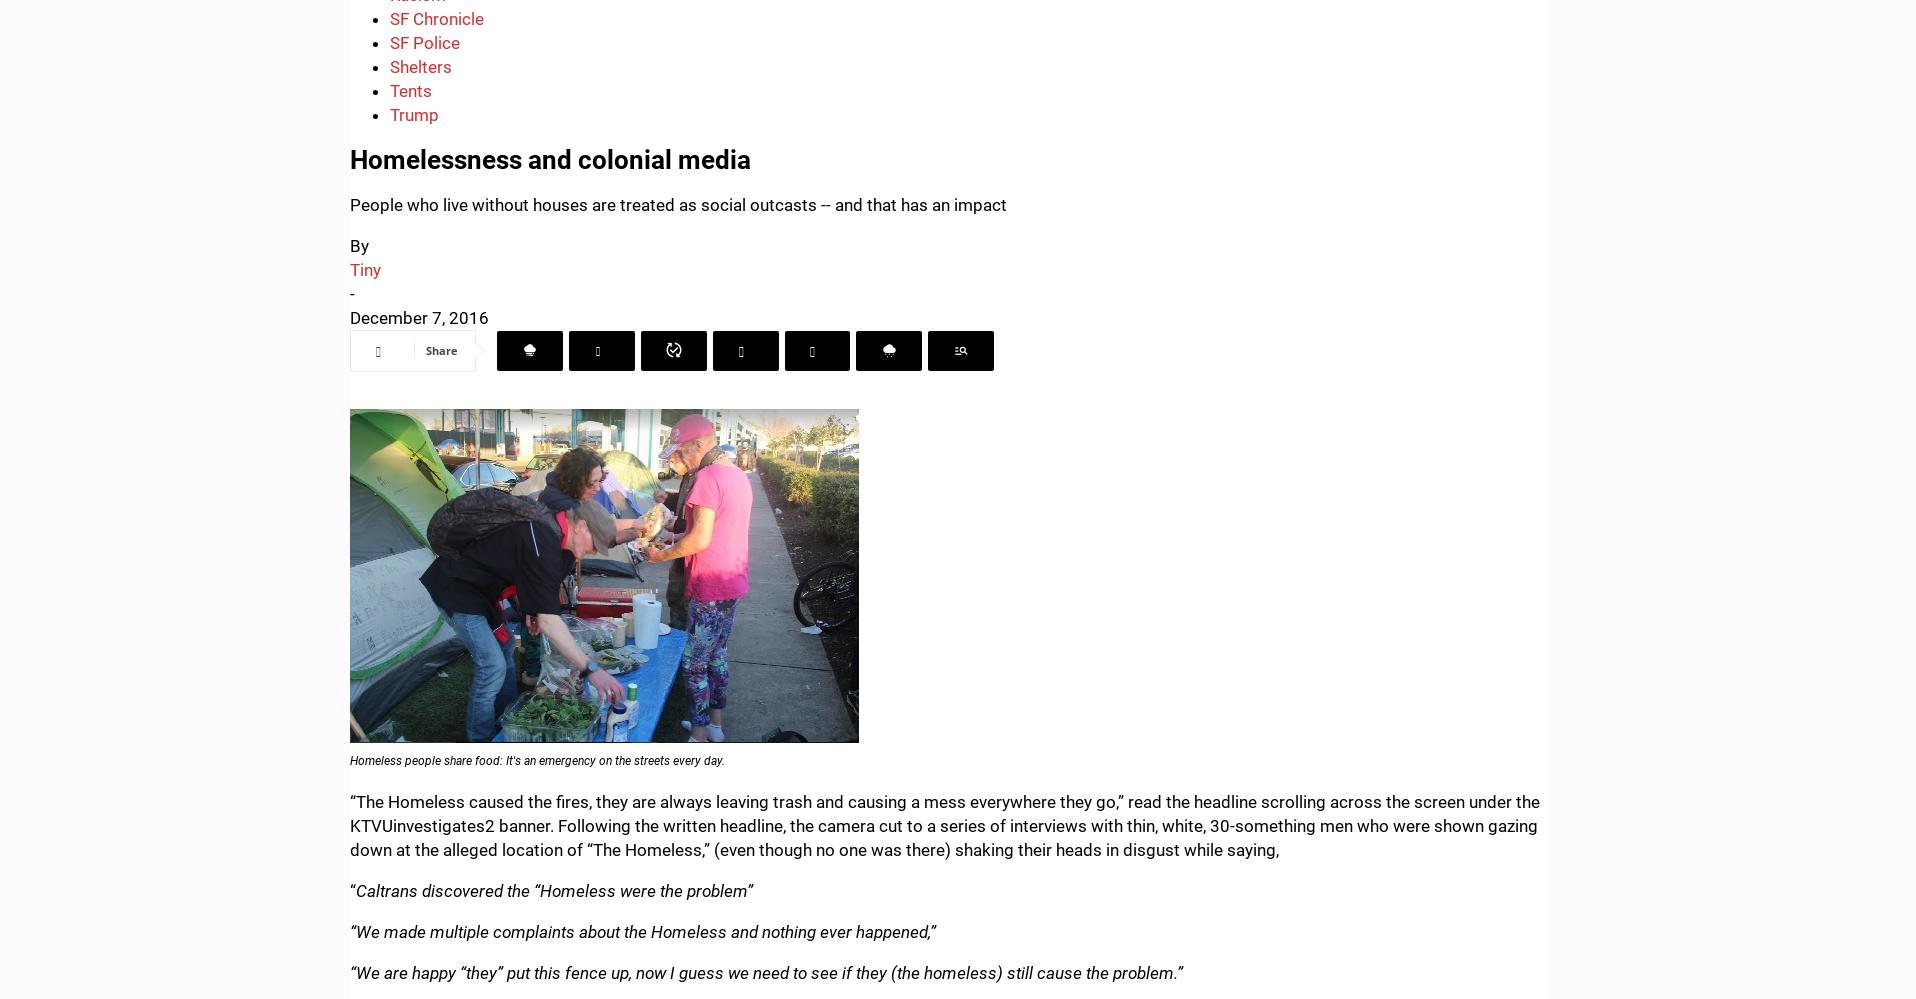 The height and width of the screenshot is (999, 1916). What do you see at coordinates (437, 18) in the screenshot?
I see `'SF Chronicle'` at bounding box center [437, 18].